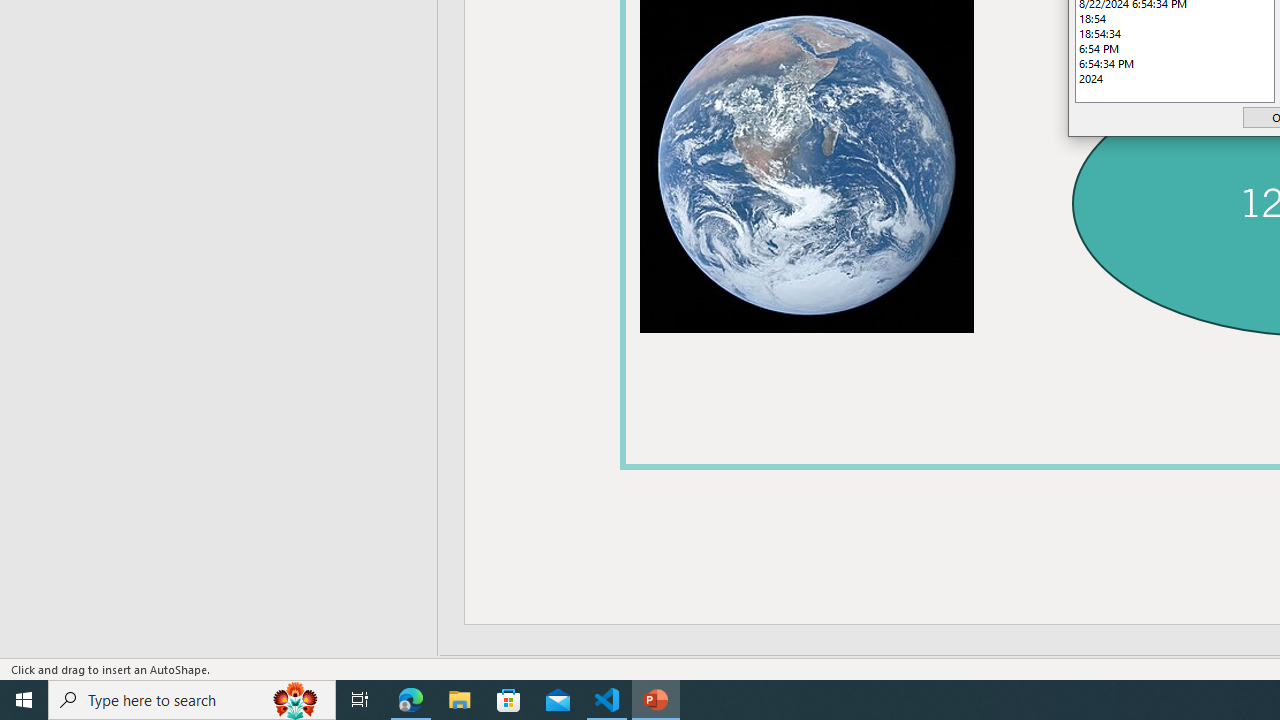 This screenshot has height=720, width=1280. I want to click on 'Microsoft Store', so click(509, 698).